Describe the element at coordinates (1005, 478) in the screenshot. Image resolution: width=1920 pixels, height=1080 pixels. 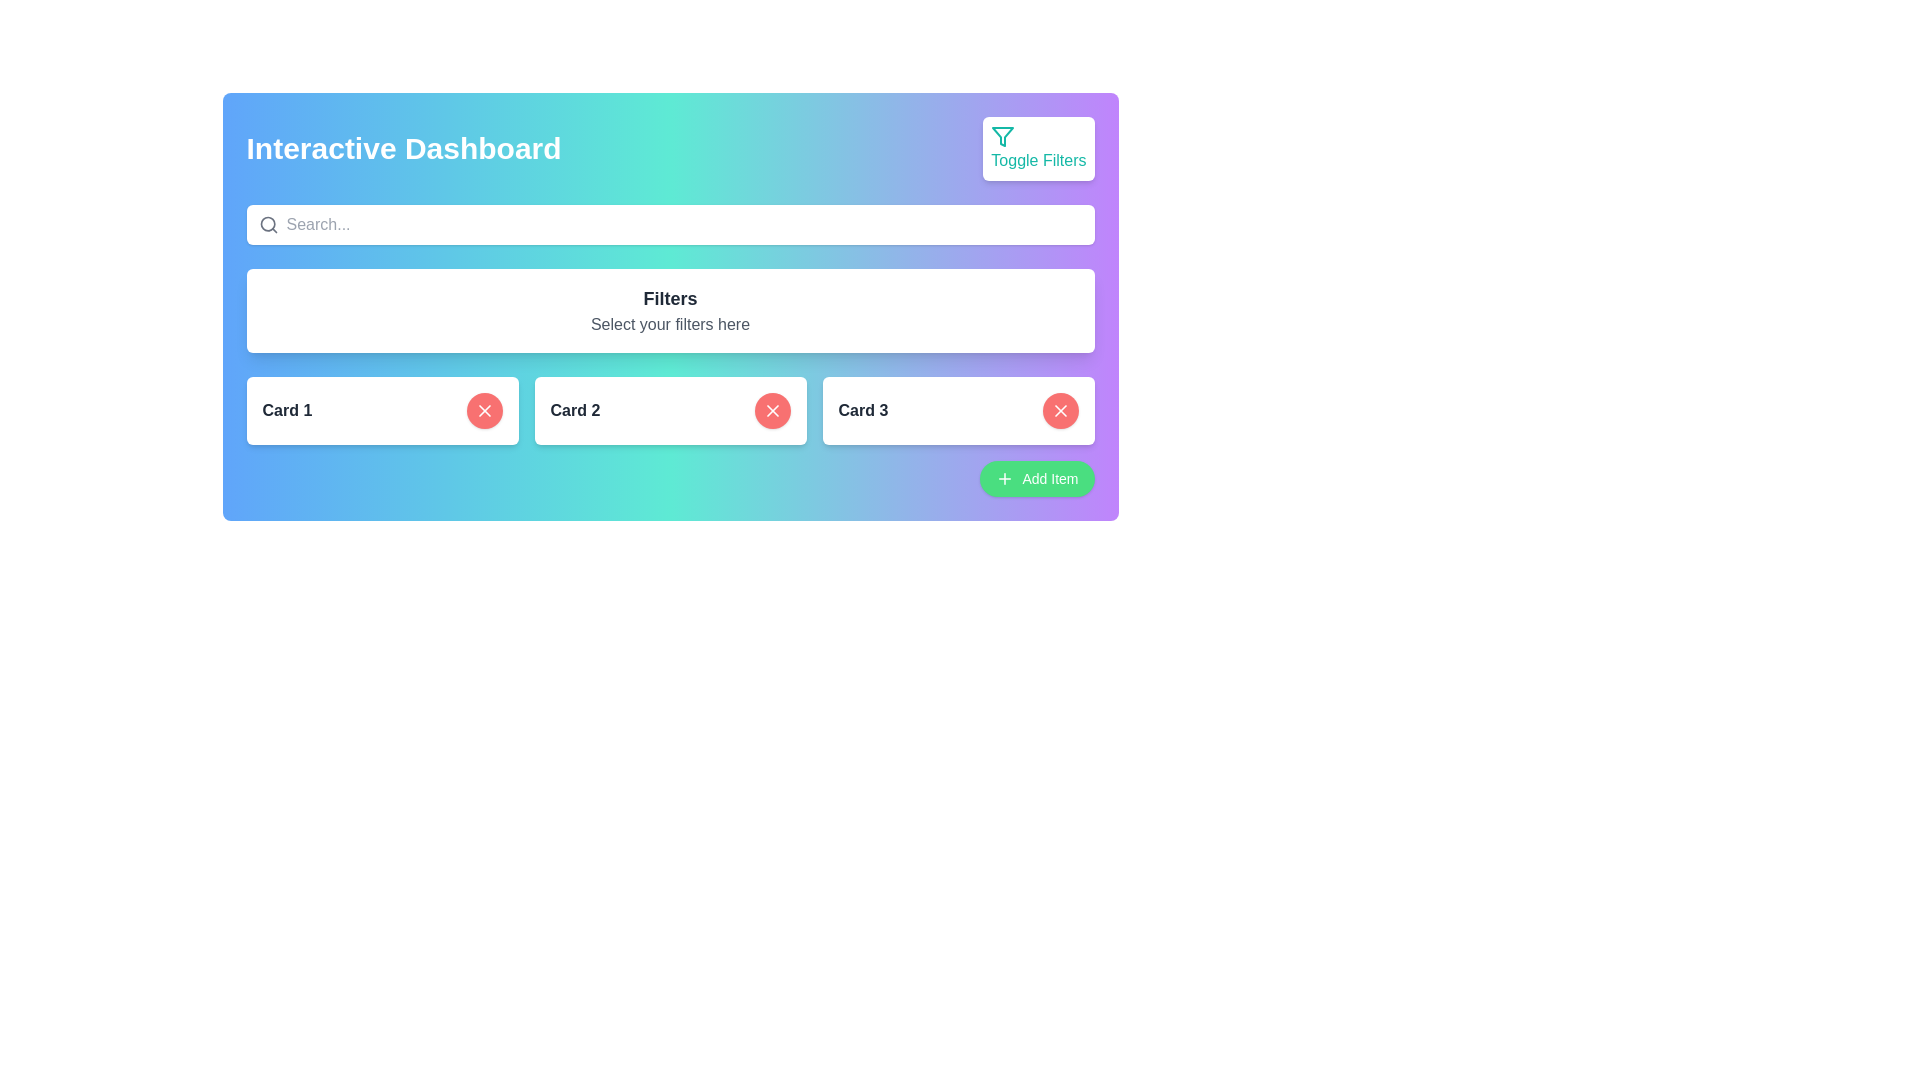
I see `the icon within the 'Add Item' button located in the bottom-right corner of the primary panel` at that location.